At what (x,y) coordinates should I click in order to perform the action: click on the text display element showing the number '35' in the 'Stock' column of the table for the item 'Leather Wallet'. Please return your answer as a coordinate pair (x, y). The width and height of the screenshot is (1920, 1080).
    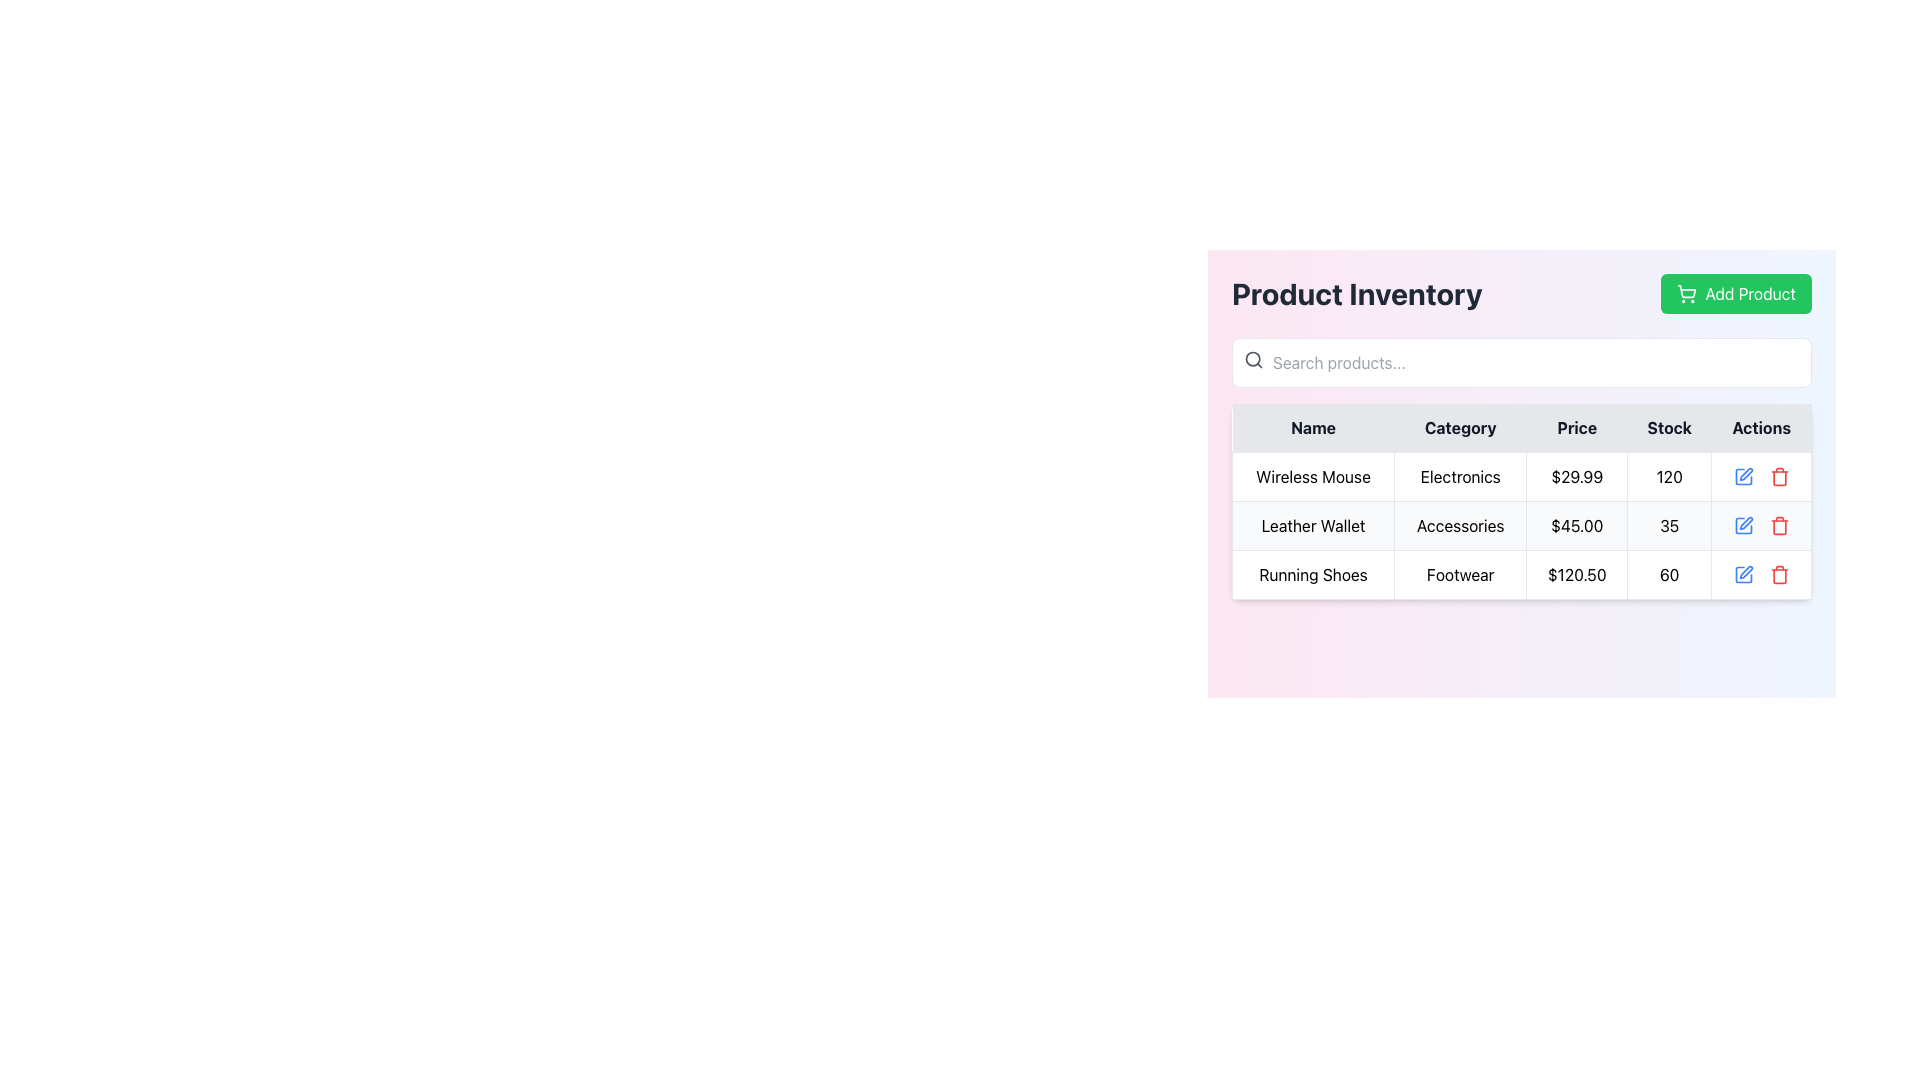
    Looking at the image, I should click on (1669, 524).